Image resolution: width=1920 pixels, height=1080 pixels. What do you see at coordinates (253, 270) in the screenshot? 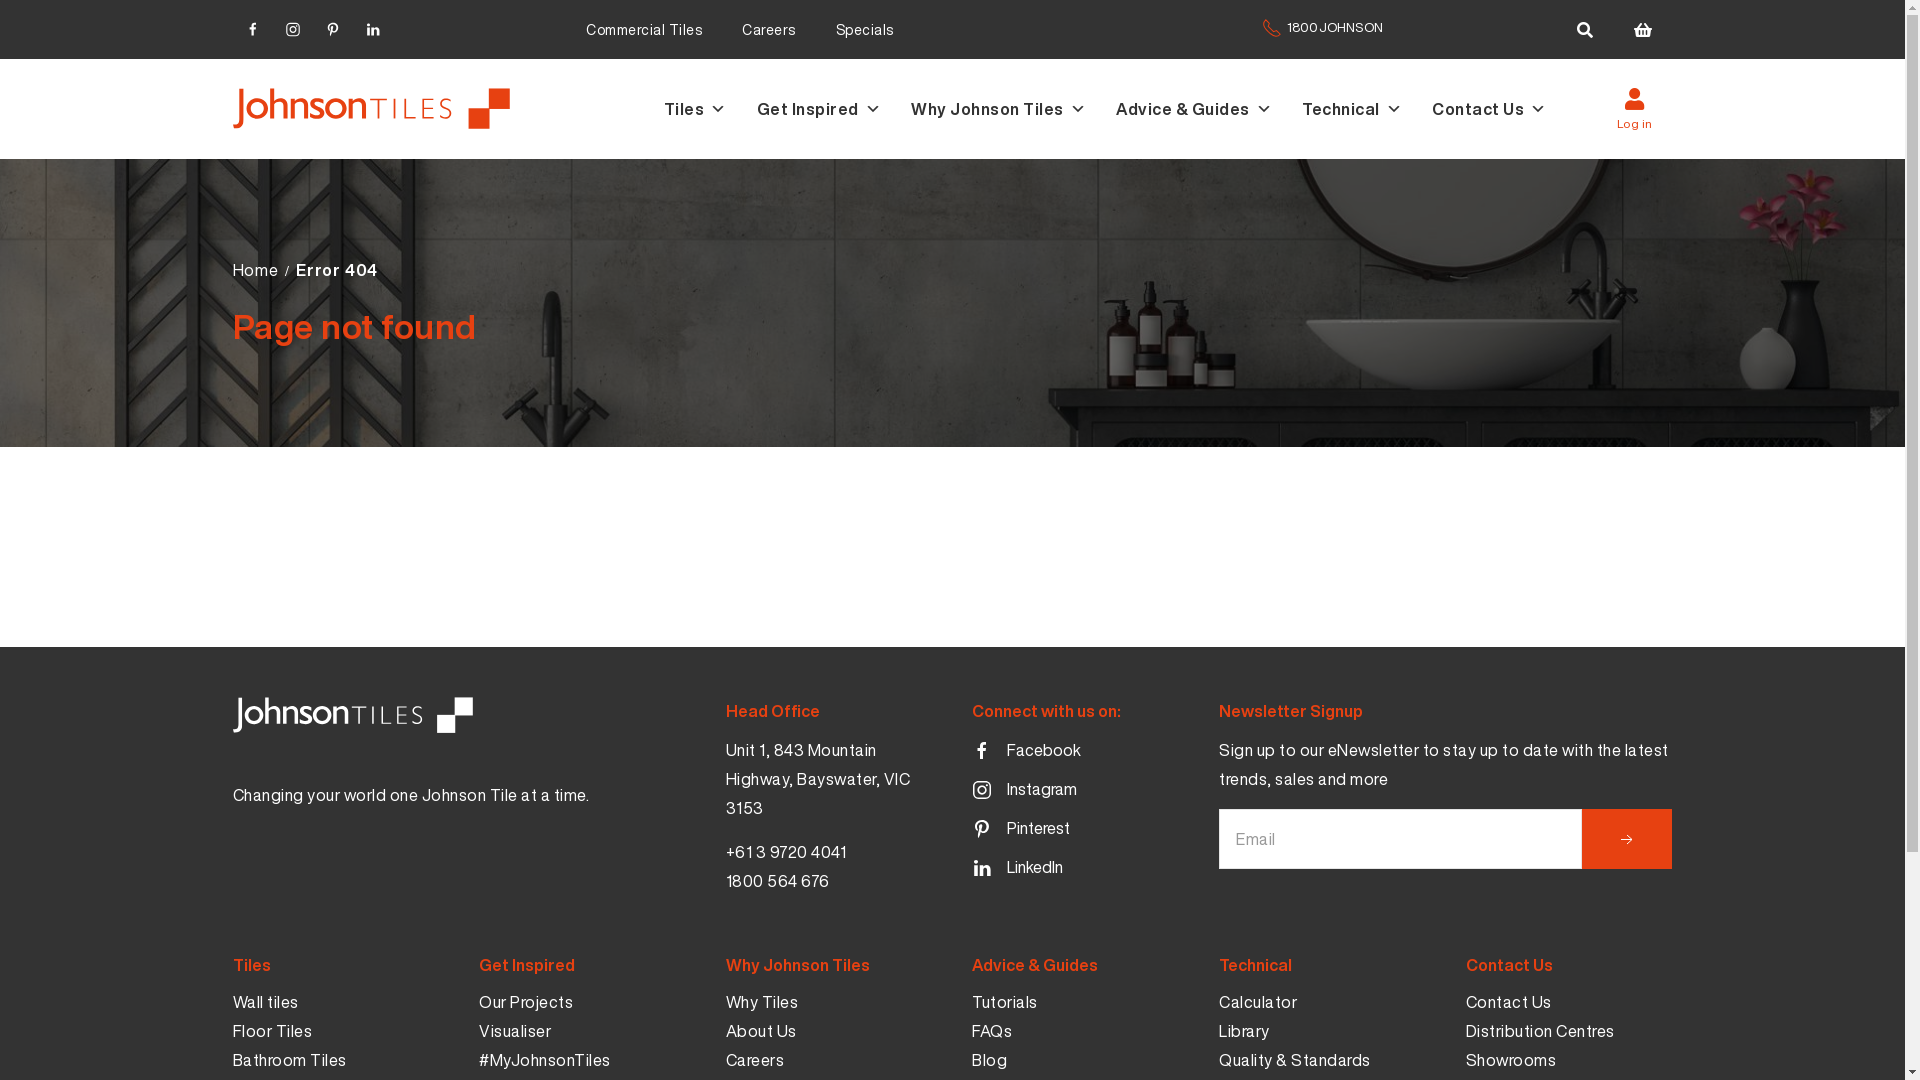
I see `'Home'` at bounding box center [253, 270].